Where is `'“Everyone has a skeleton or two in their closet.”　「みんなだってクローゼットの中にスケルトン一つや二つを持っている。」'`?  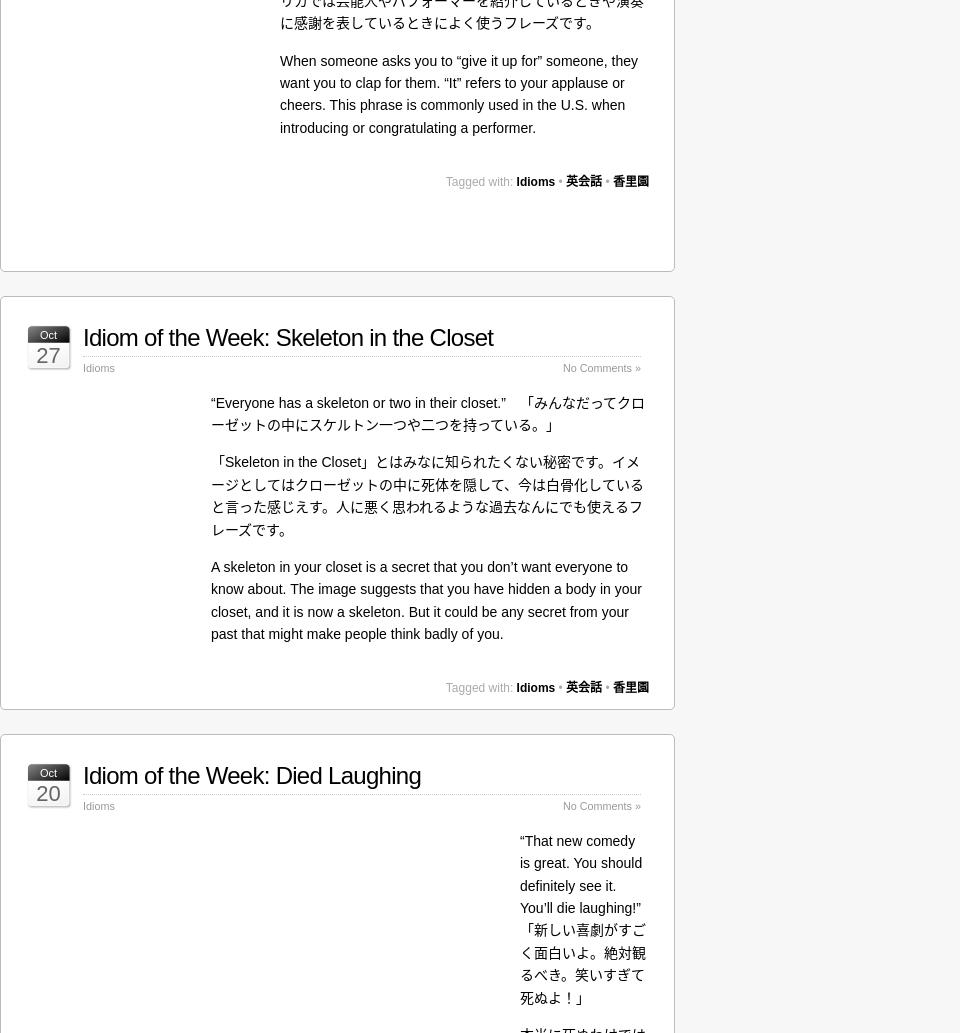 '“Everyone has a skeleton or two in their closet.”　「みんなだってクローゼットの中にスケルトン一つや二つを持っている。」' is located at coordinates (427, 412).